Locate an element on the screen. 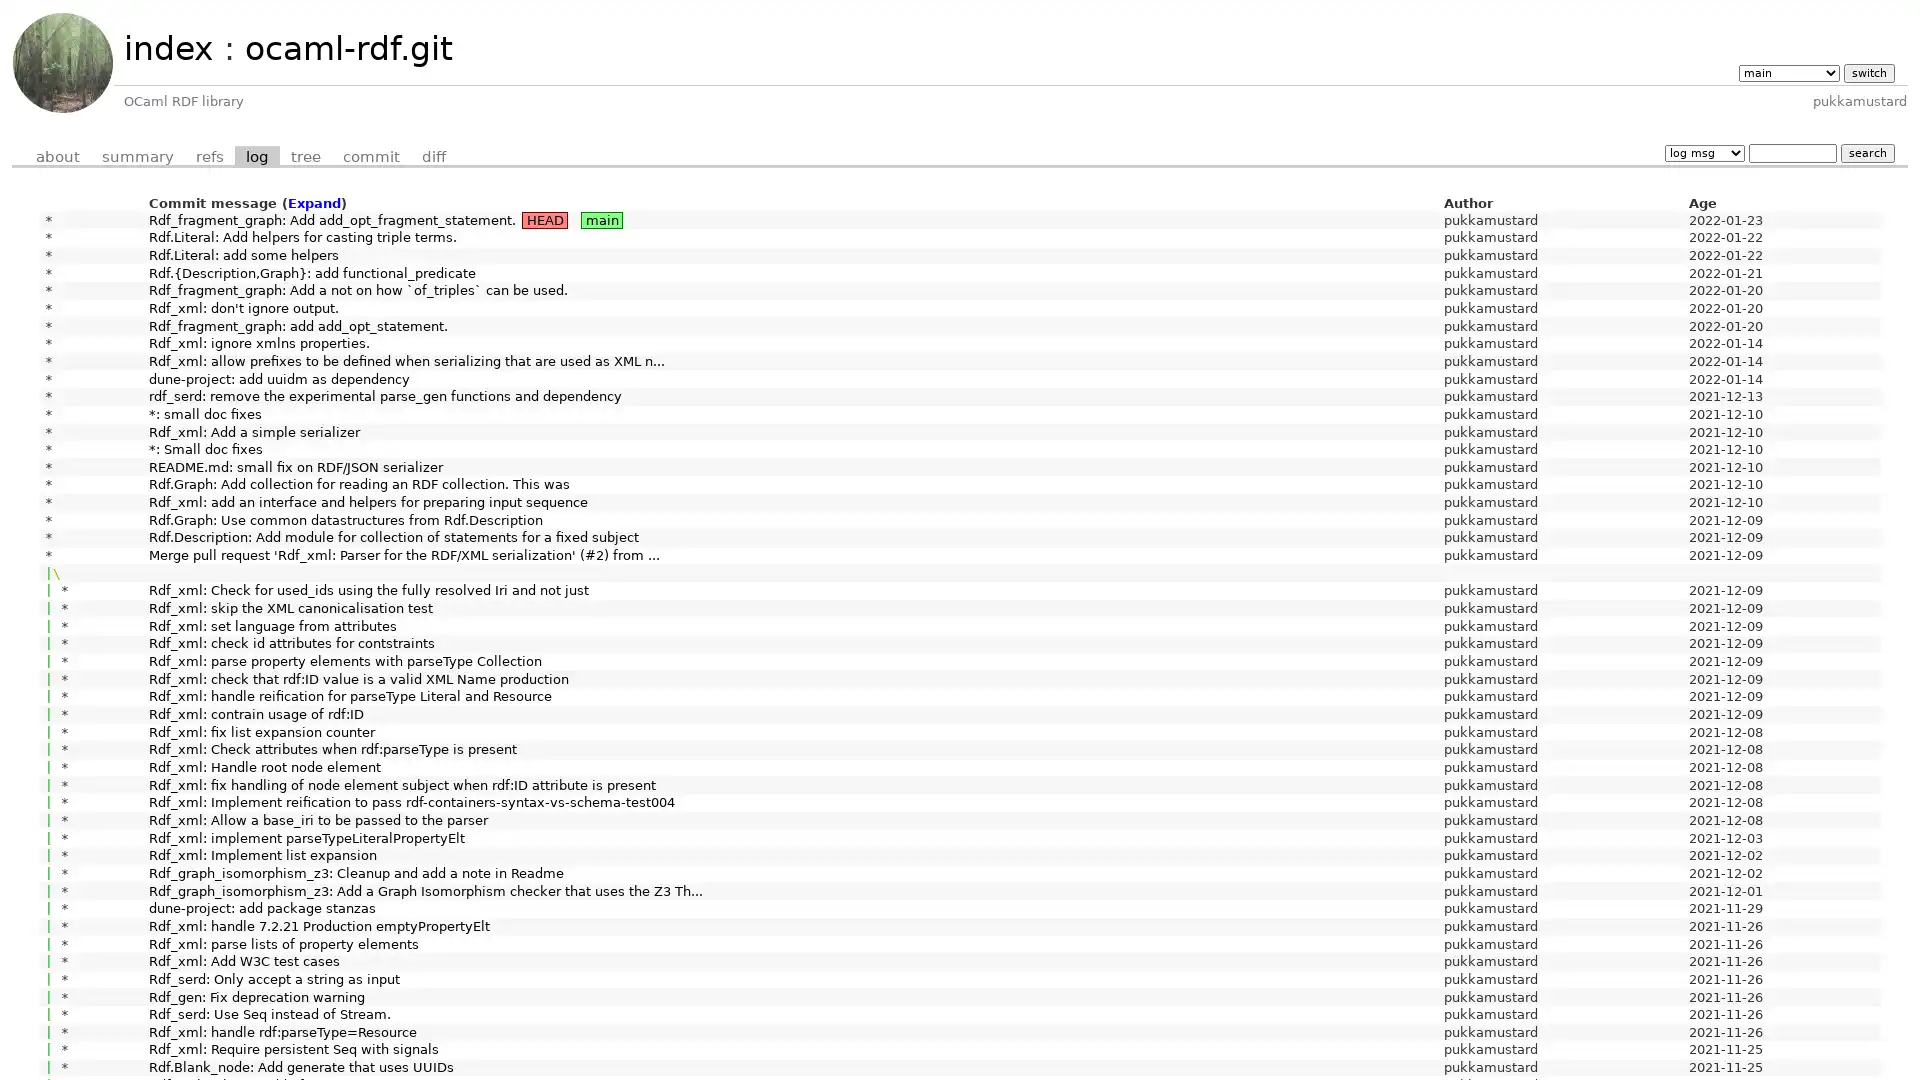  switch is located at coordinates (1867, 72).